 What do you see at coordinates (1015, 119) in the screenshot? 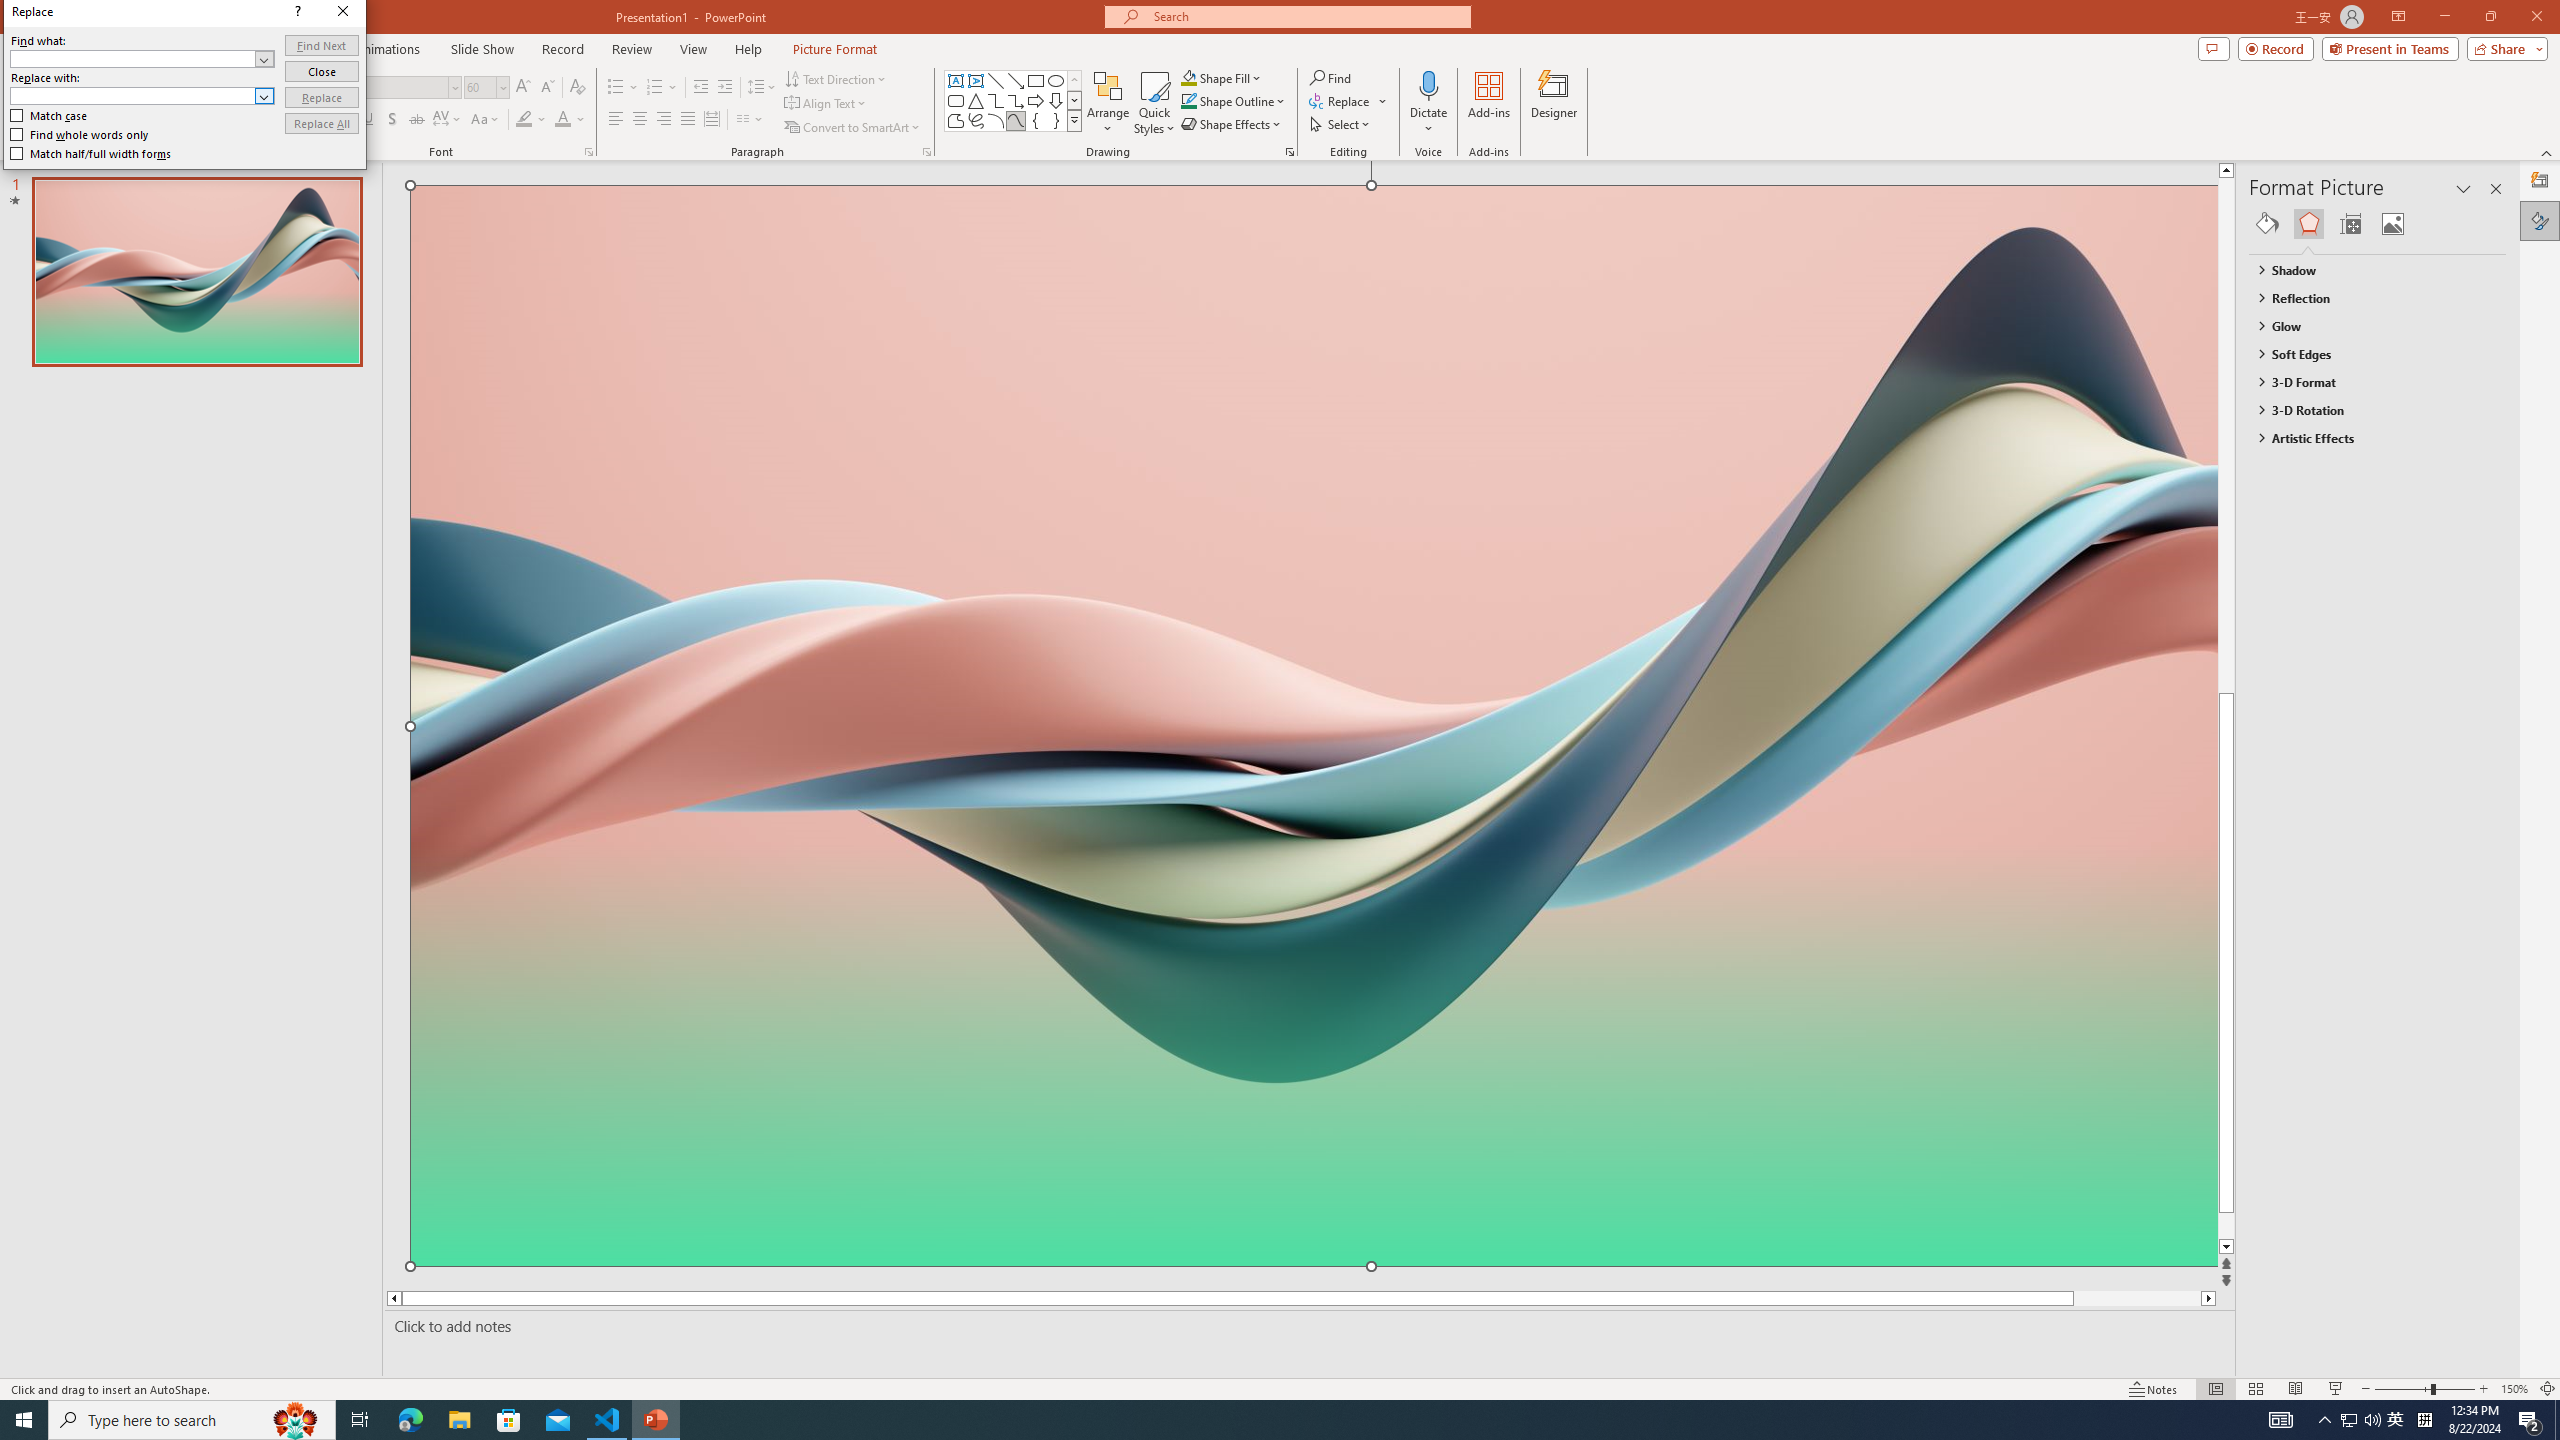
I see `'Curve'` at bounding box center [1015, 119].